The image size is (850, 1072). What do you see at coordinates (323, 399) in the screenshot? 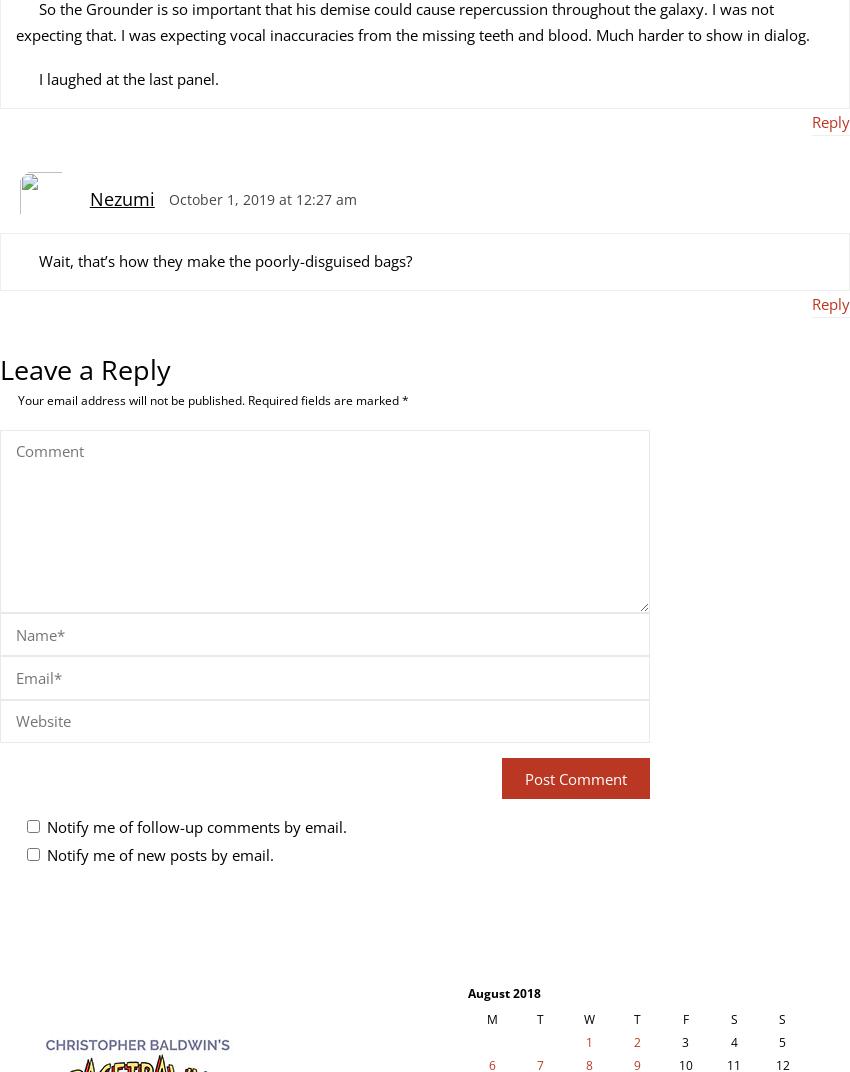
I see `'Required fields are marked'` at bounding box center [323, 399].